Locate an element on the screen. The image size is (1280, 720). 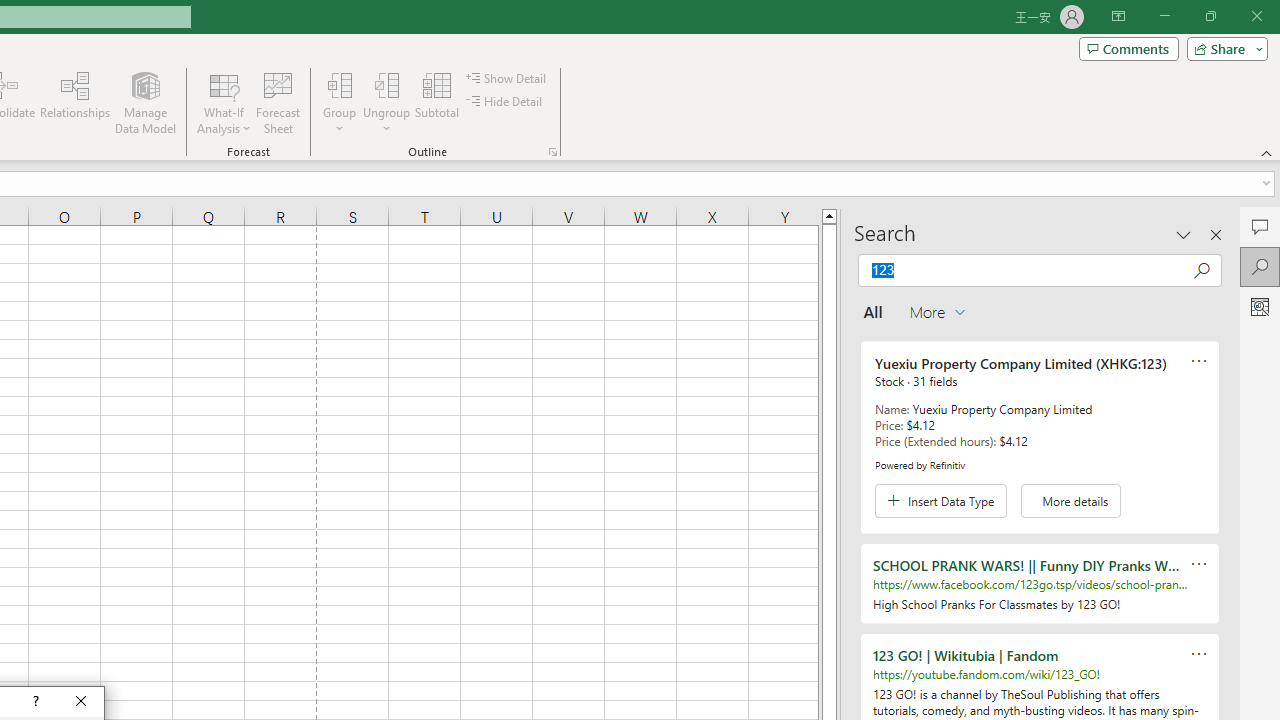
'Ungroup...' is located at coordinates (387, 84).